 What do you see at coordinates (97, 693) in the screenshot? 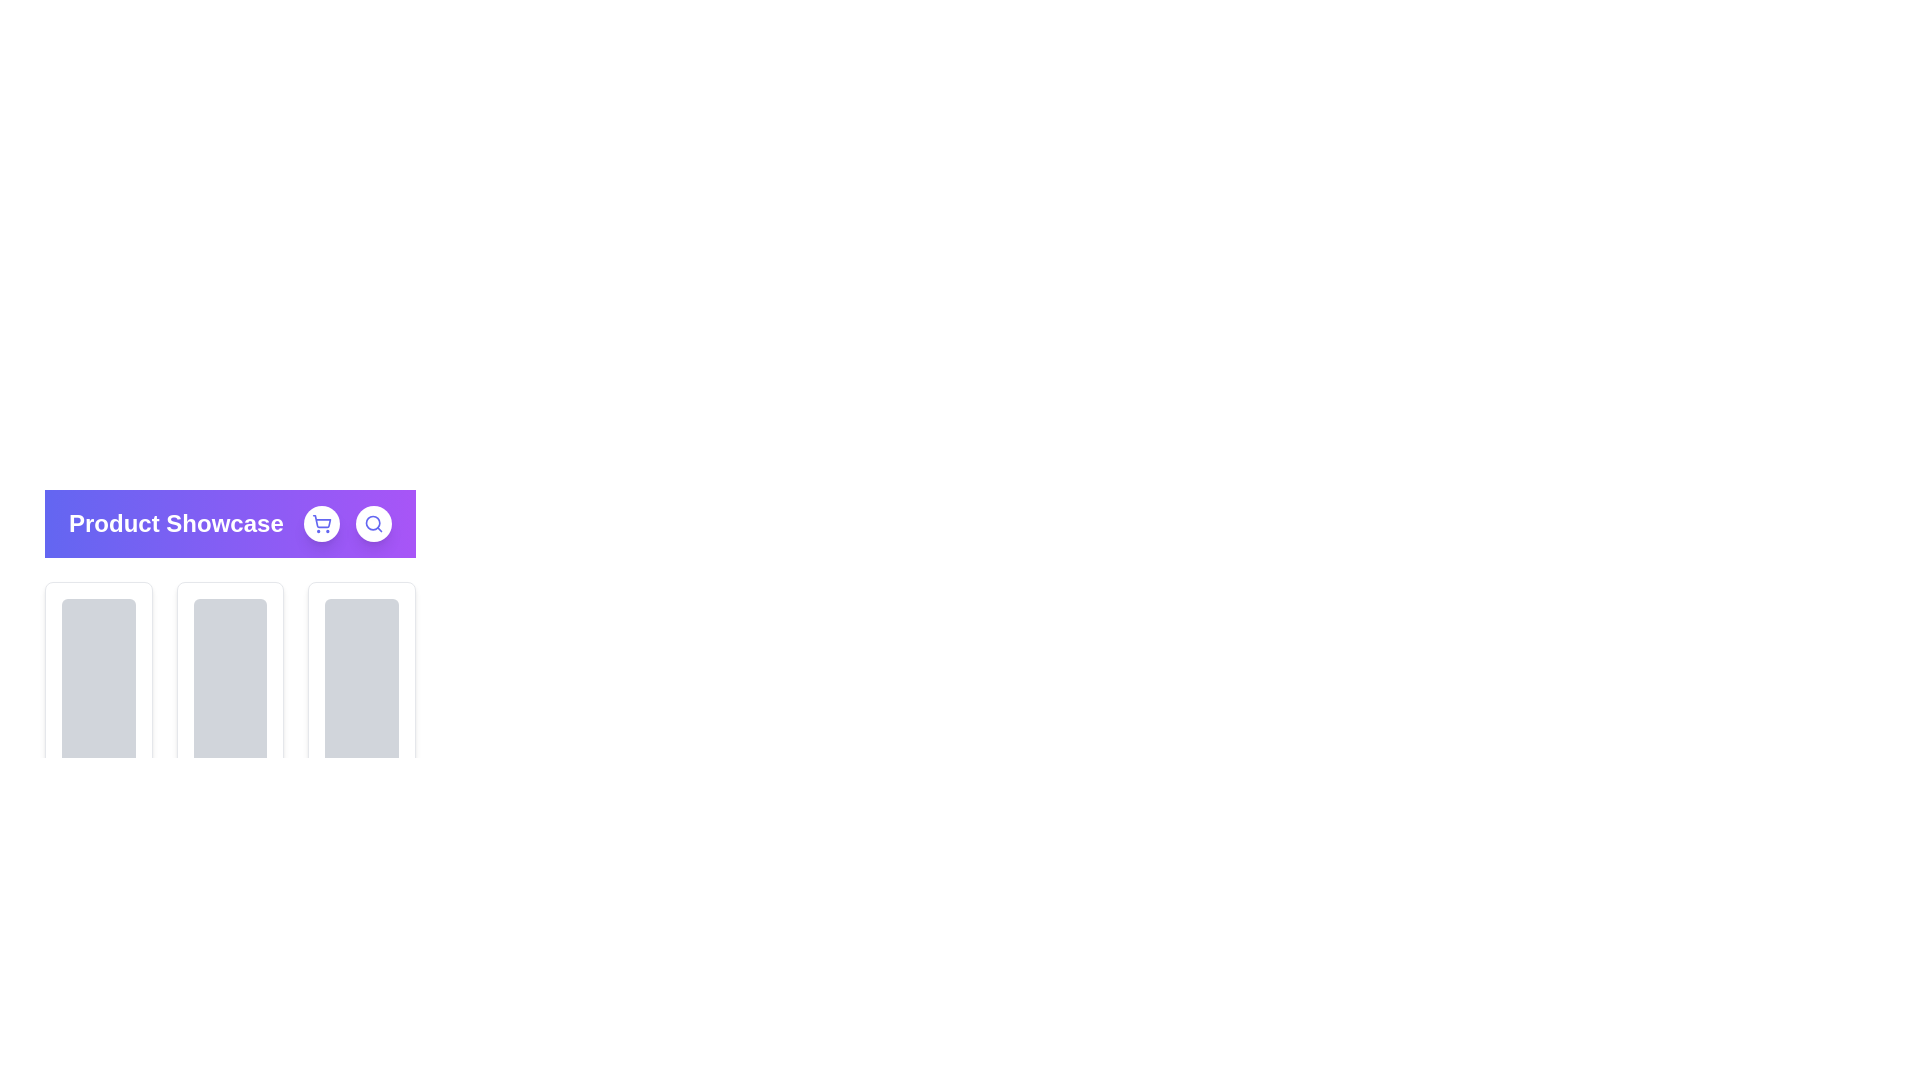
I see `the vertically rectangular, light grey block element serving as an image placeholder, located at the top of the product card` at bounding box center [97, 693].